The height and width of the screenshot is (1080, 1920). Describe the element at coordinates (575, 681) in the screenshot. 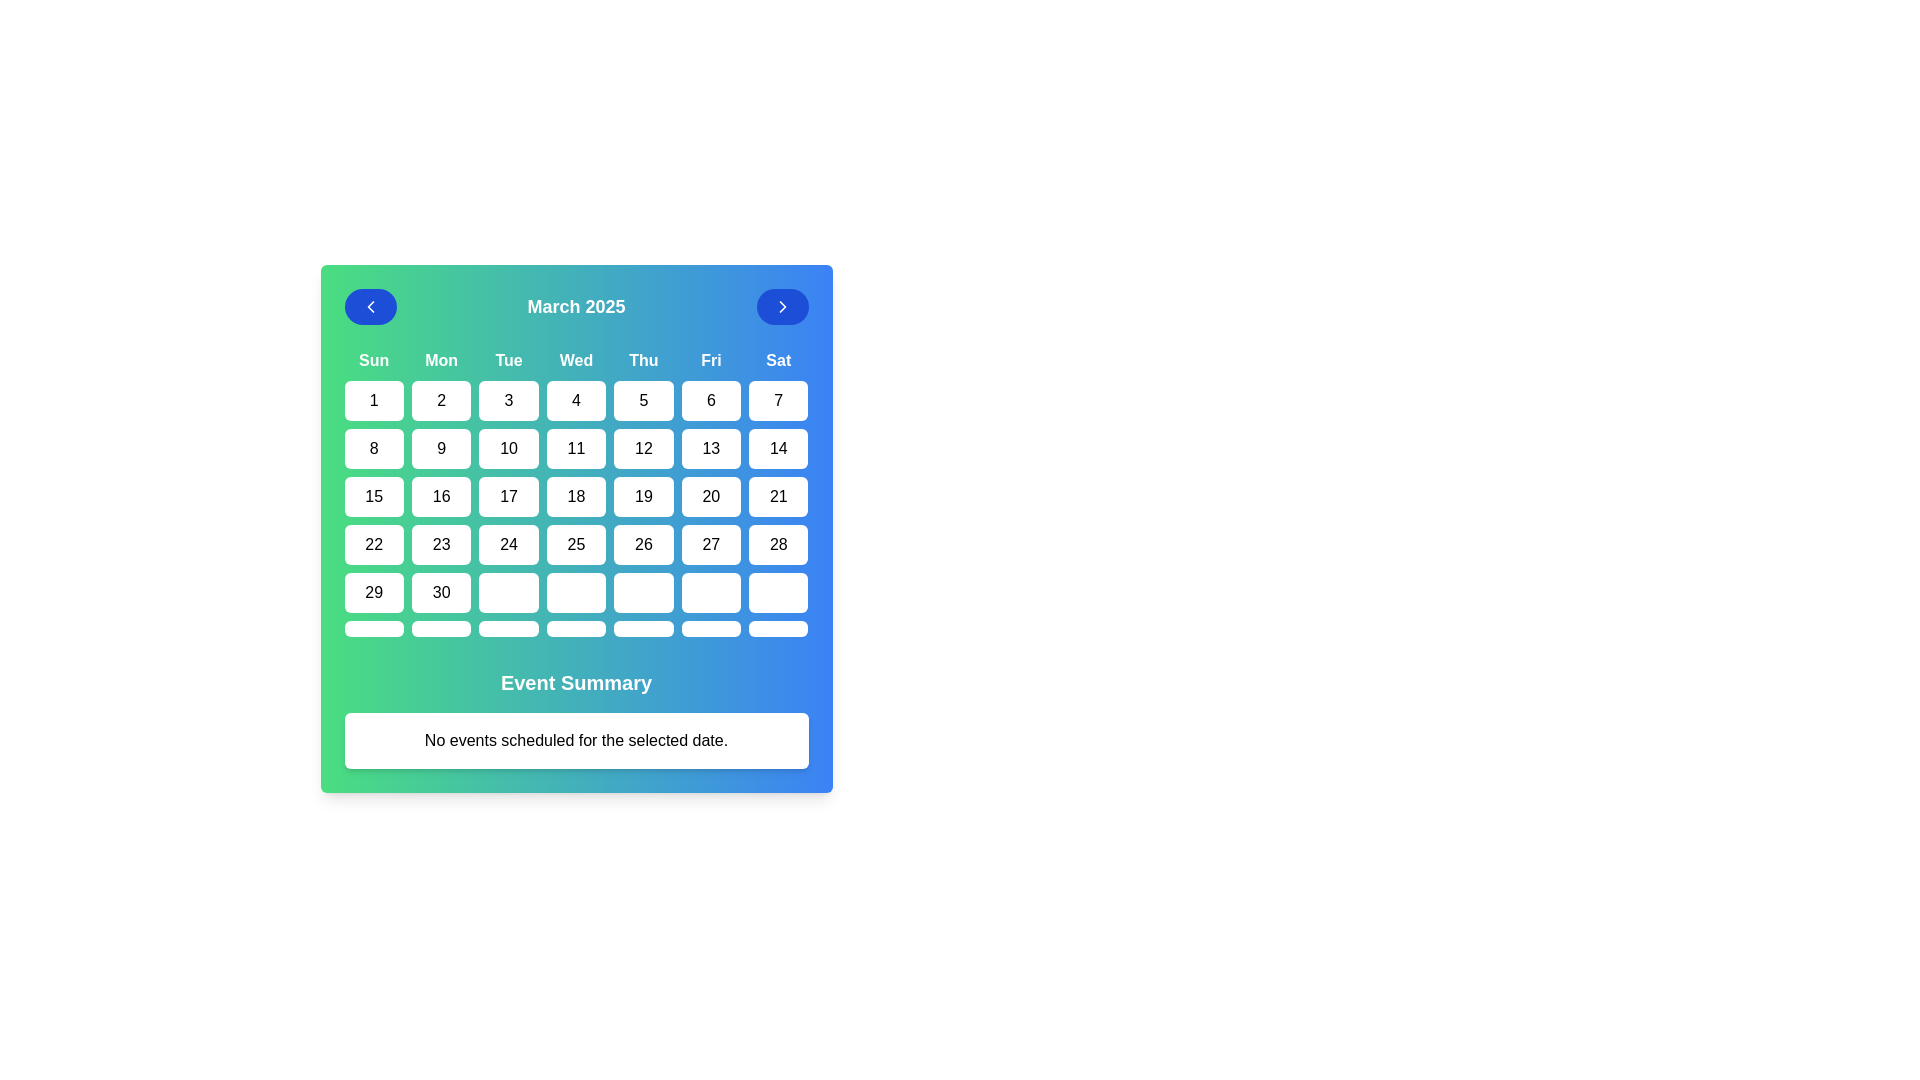

I see `the 'Event Summary' text label, which is bold and centered with a green to blue gradient background` at that location.